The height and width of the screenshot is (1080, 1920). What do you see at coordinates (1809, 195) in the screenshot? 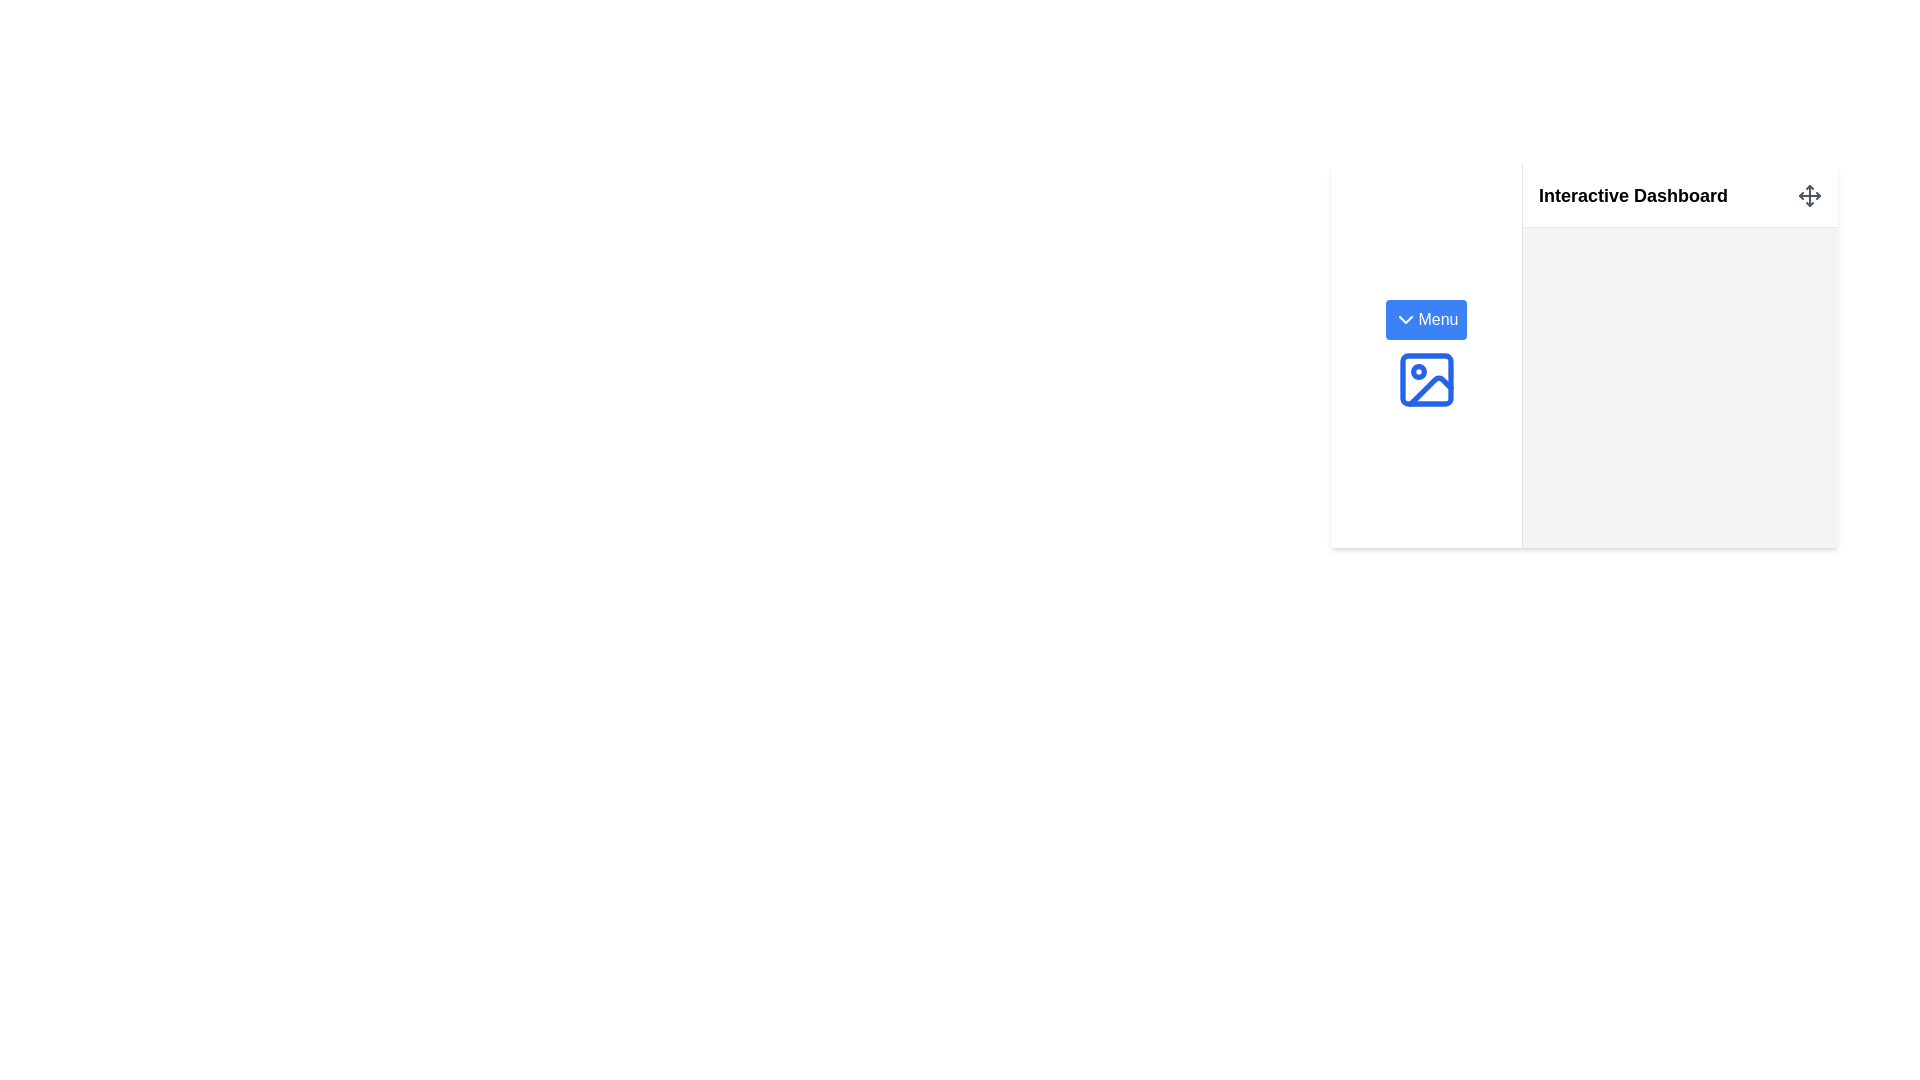
I see `the repositioning icon located near the top-right corner of the 'Interactive Dashboard' header, next to the title text` at bounding box center [1809, 195].